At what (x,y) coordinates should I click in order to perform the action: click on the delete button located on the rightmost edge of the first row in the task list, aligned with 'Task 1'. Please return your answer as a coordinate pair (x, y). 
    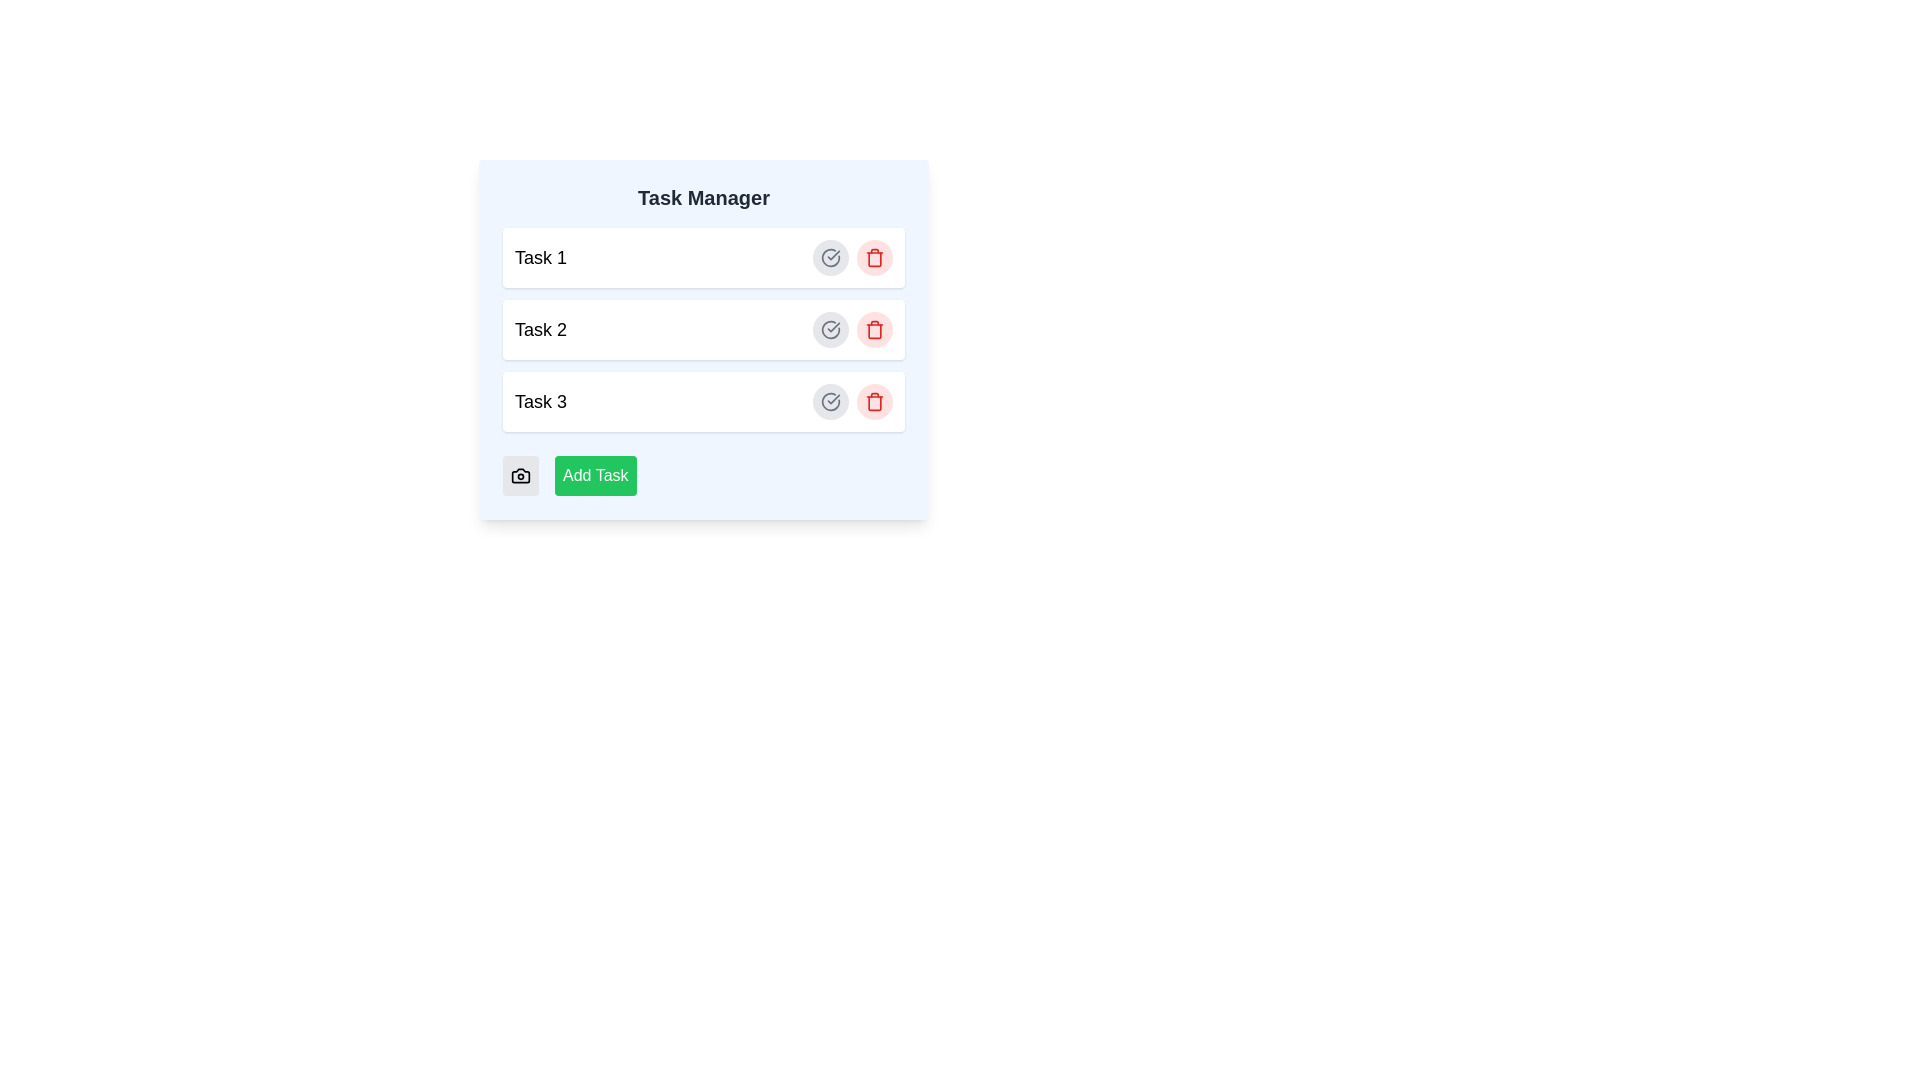
    Looking at the image, I should click on (874, 257).